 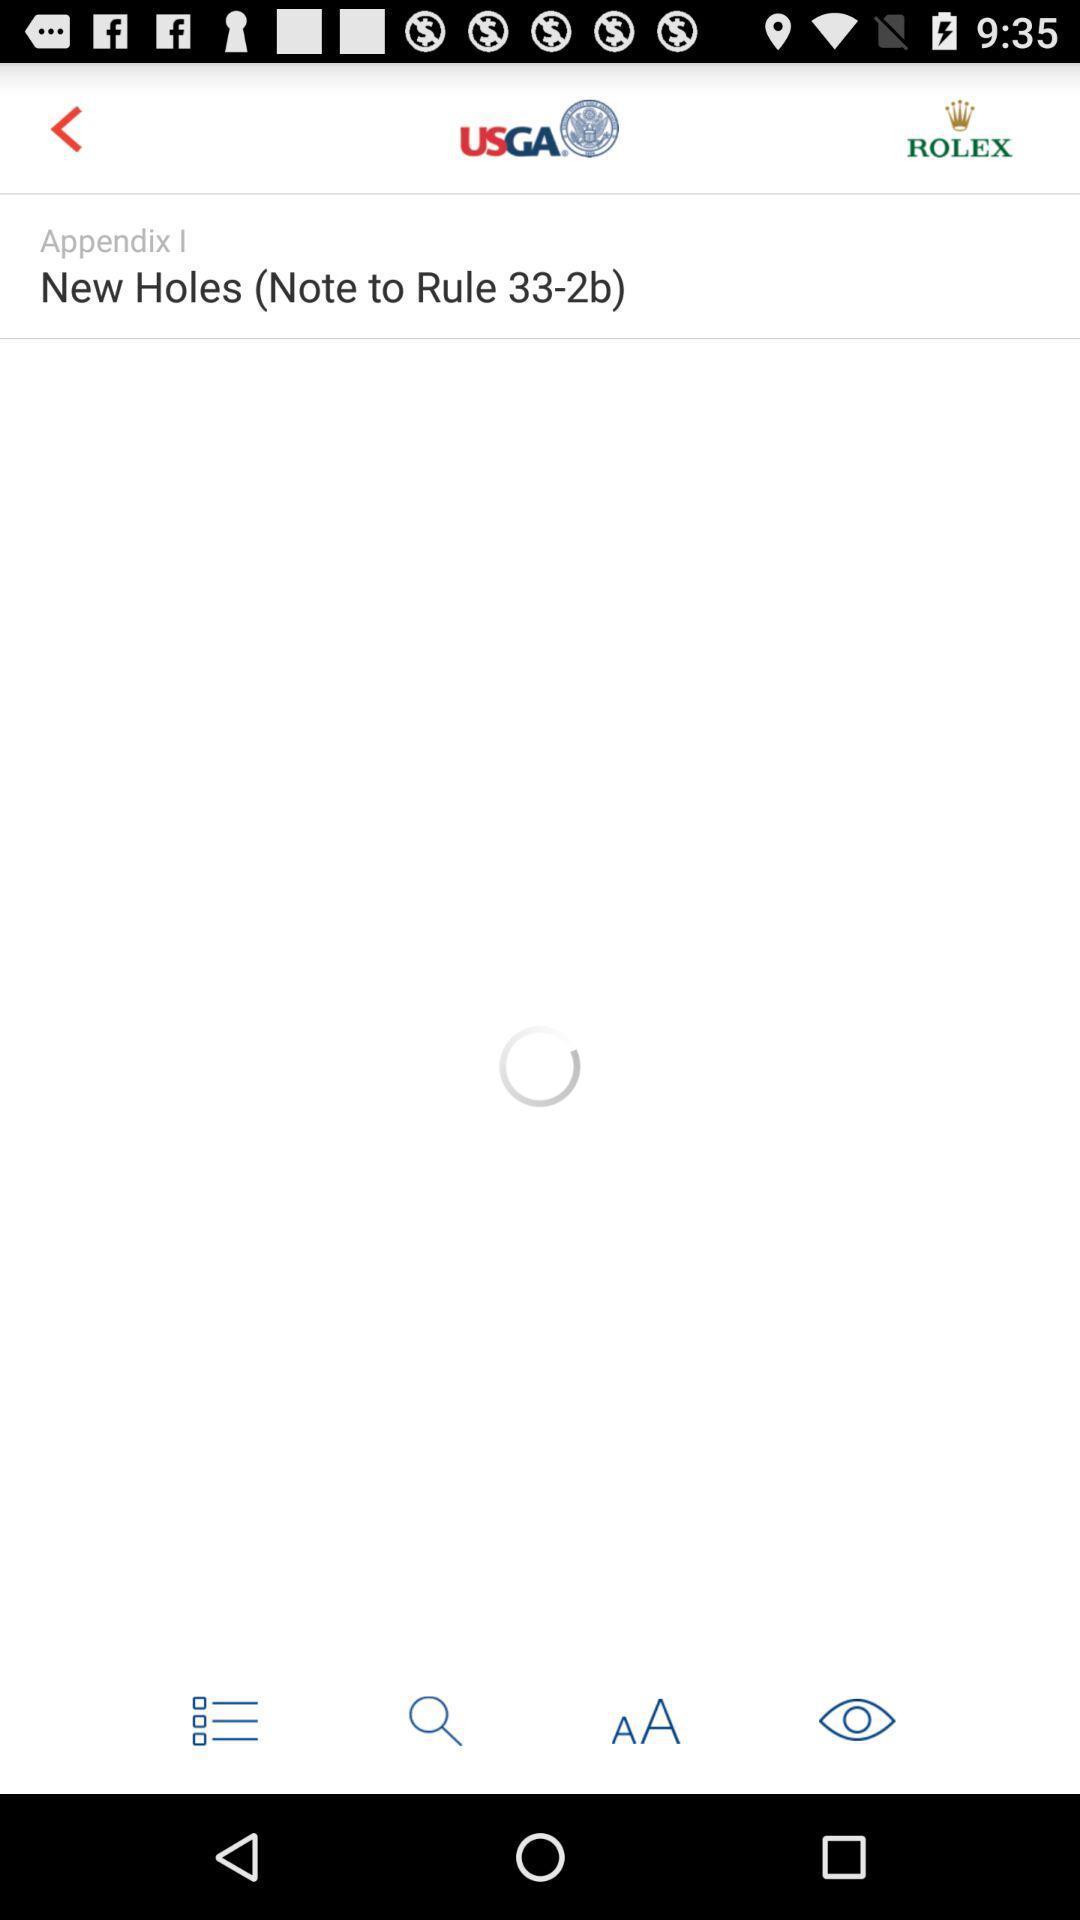 What do you see at coordinates (540, 1065) in the screenshot?
I see `loading image` at bounding box center [540, 1065].